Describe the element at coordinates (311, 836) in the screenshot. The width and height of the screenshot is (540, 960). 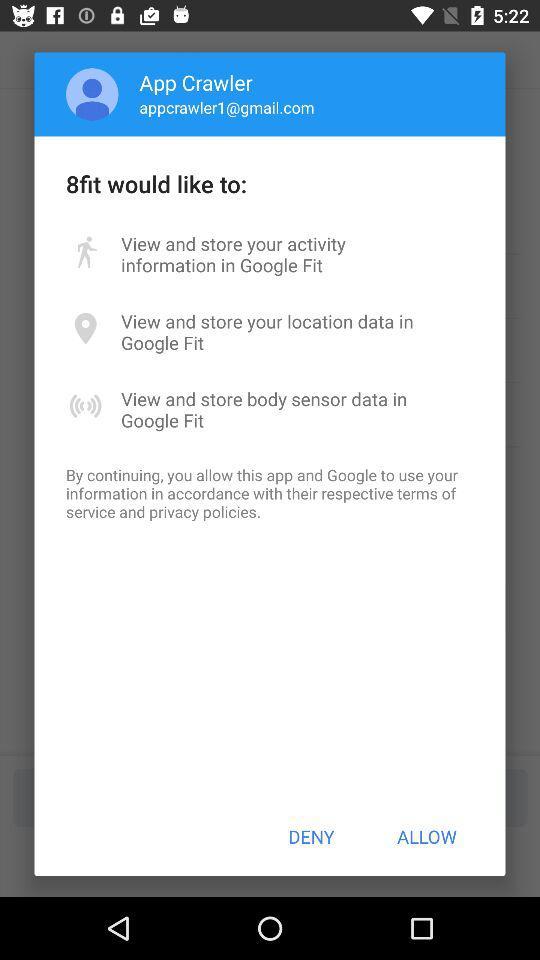
I see `the deny at the bottom` at that location.